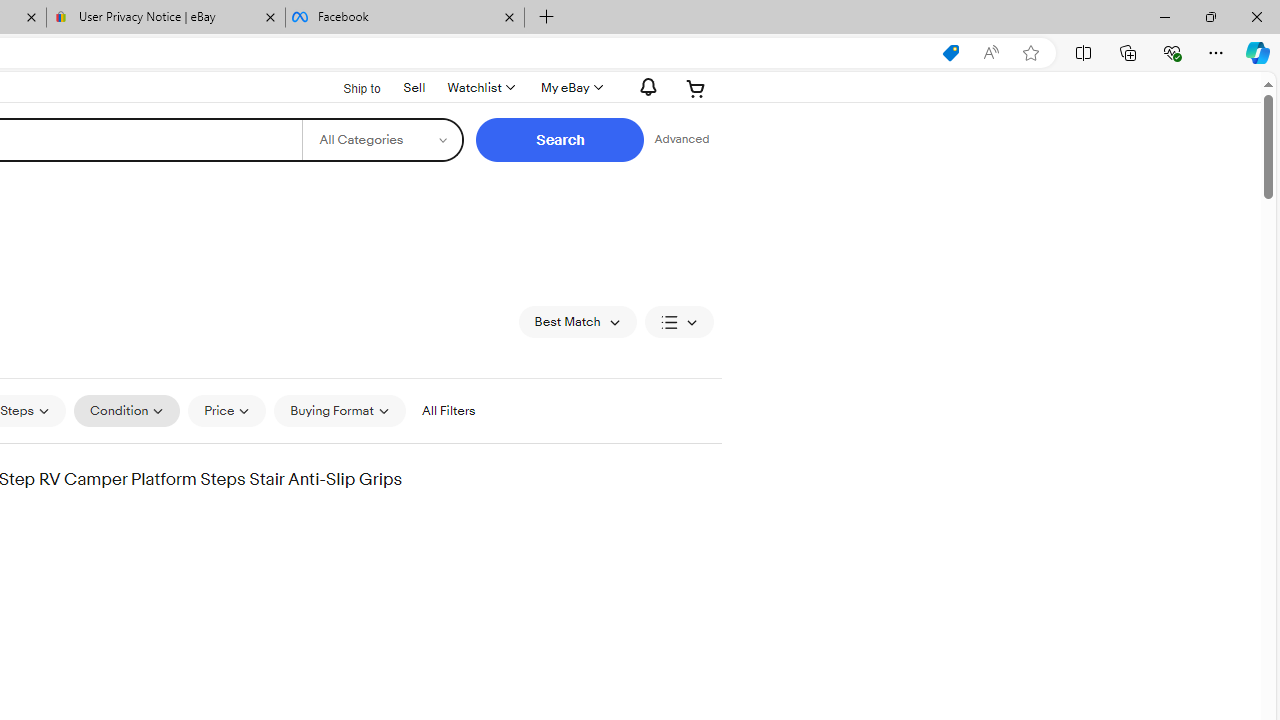 Image resolution: width=1280 pixels, height=720 pixels. What do you see at coordinates (166, 17) in the screenshot?
I see `'User Privacy Notice | eBay'` at bounding box center [166, 17].